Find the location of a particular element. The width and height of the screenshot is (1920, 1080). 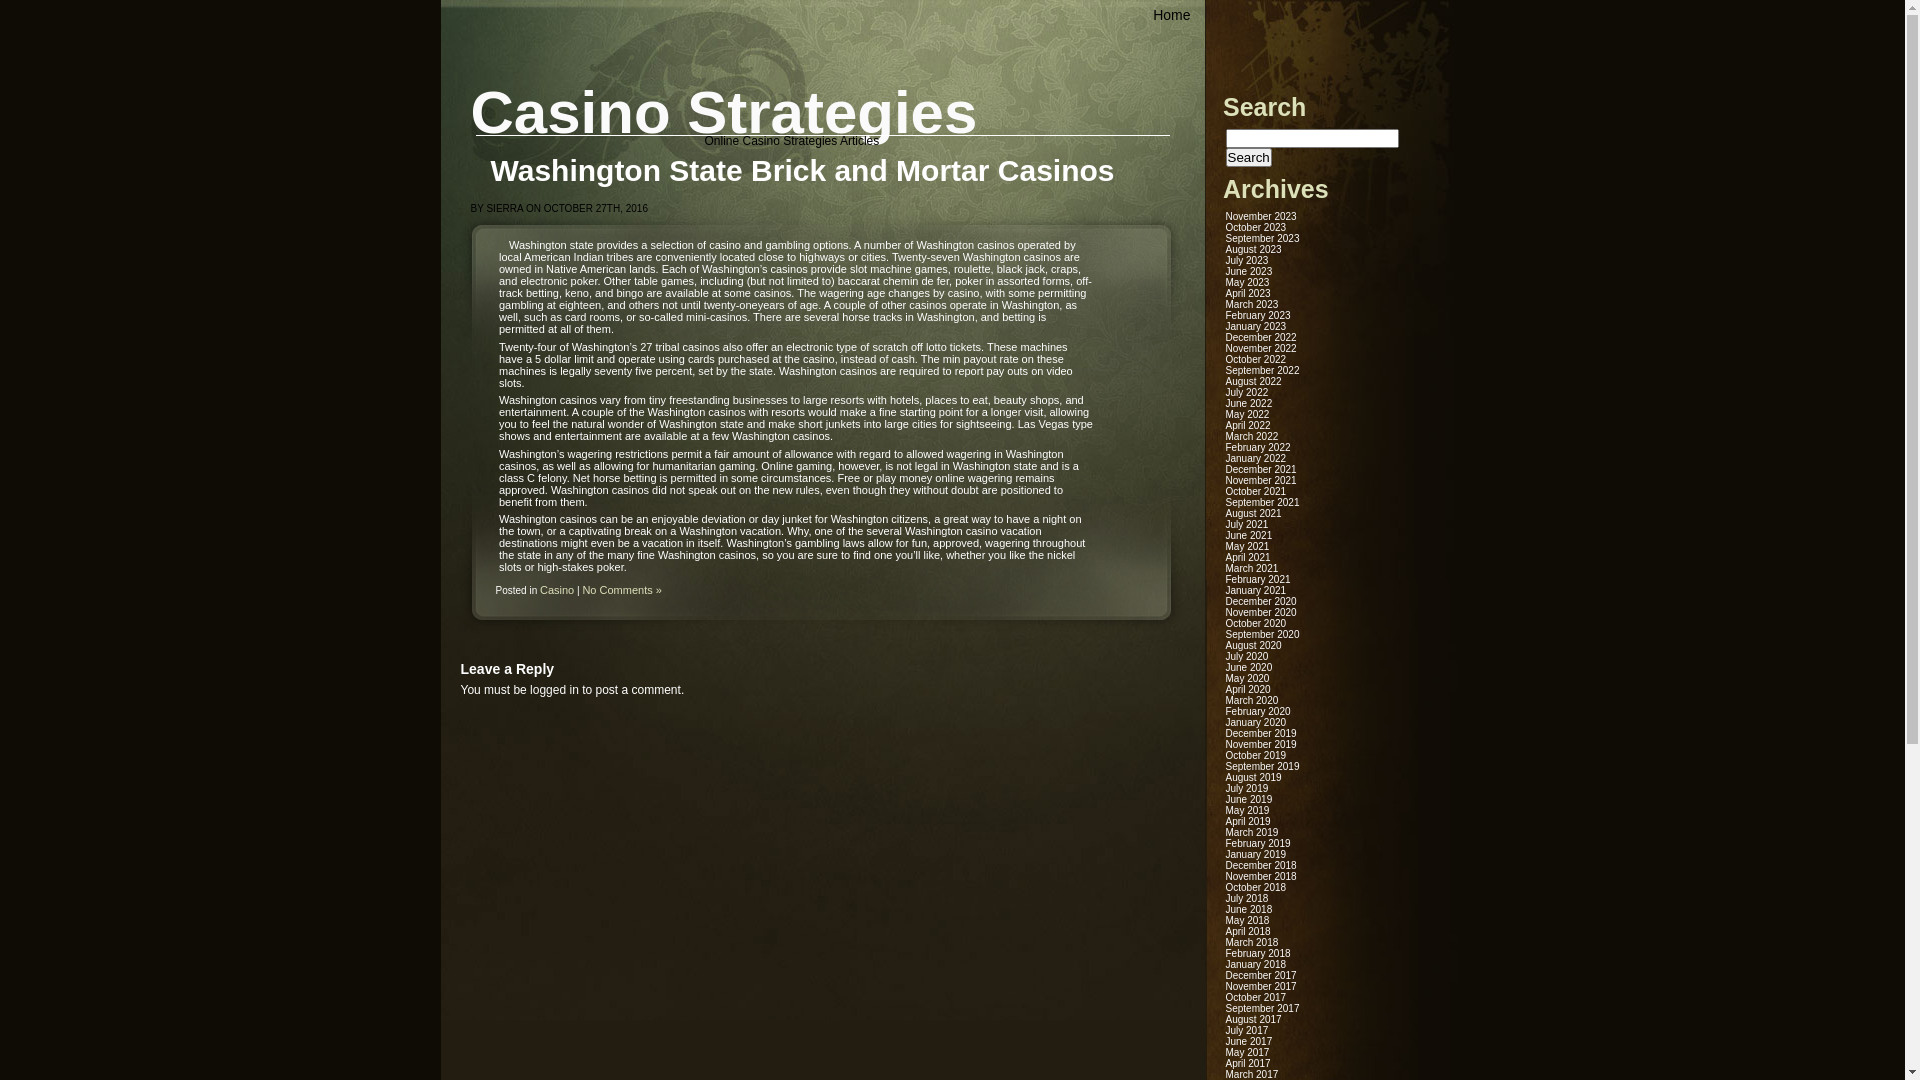

'December 2019' is located at coordinates (1224, 733).